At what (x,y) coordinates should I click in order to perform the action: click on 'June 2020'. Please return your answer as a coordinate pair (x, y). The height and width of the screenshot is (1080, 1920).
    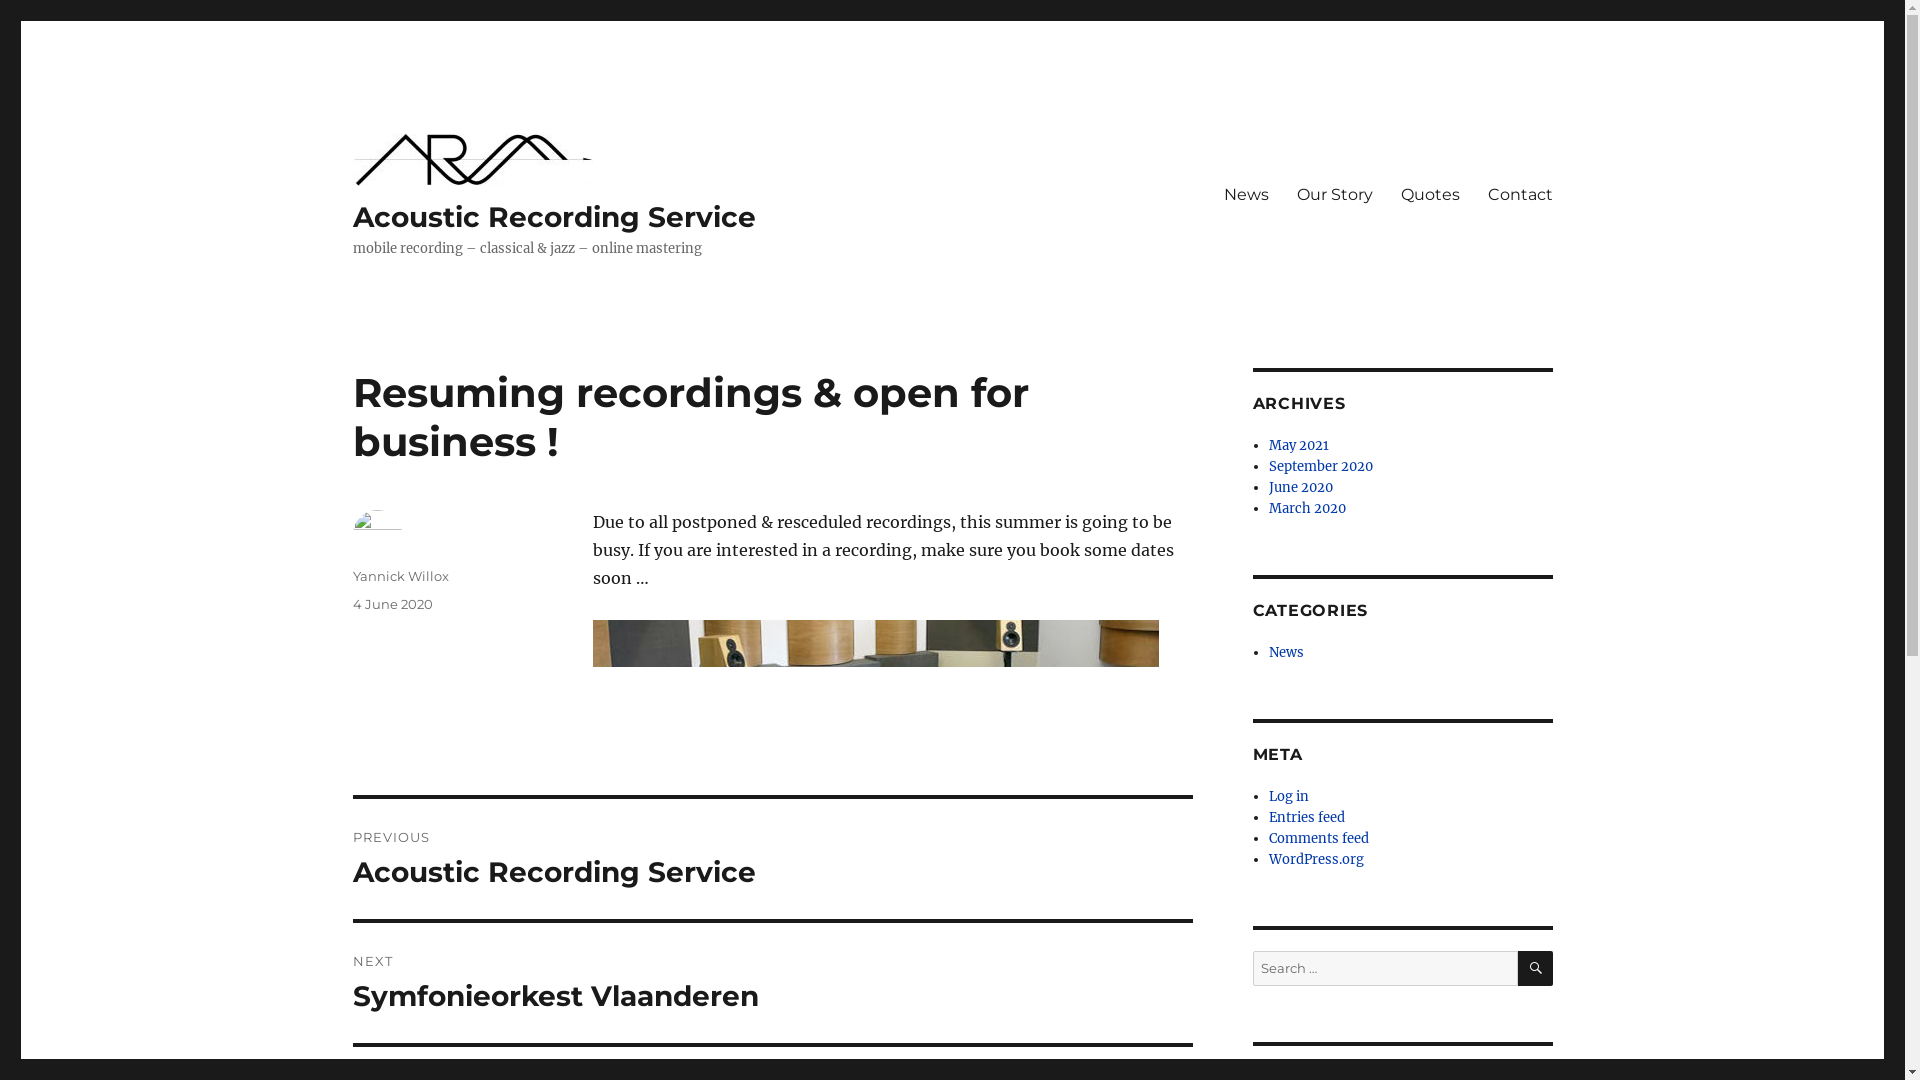
    Looking at the image, I should click on (1267, 487).